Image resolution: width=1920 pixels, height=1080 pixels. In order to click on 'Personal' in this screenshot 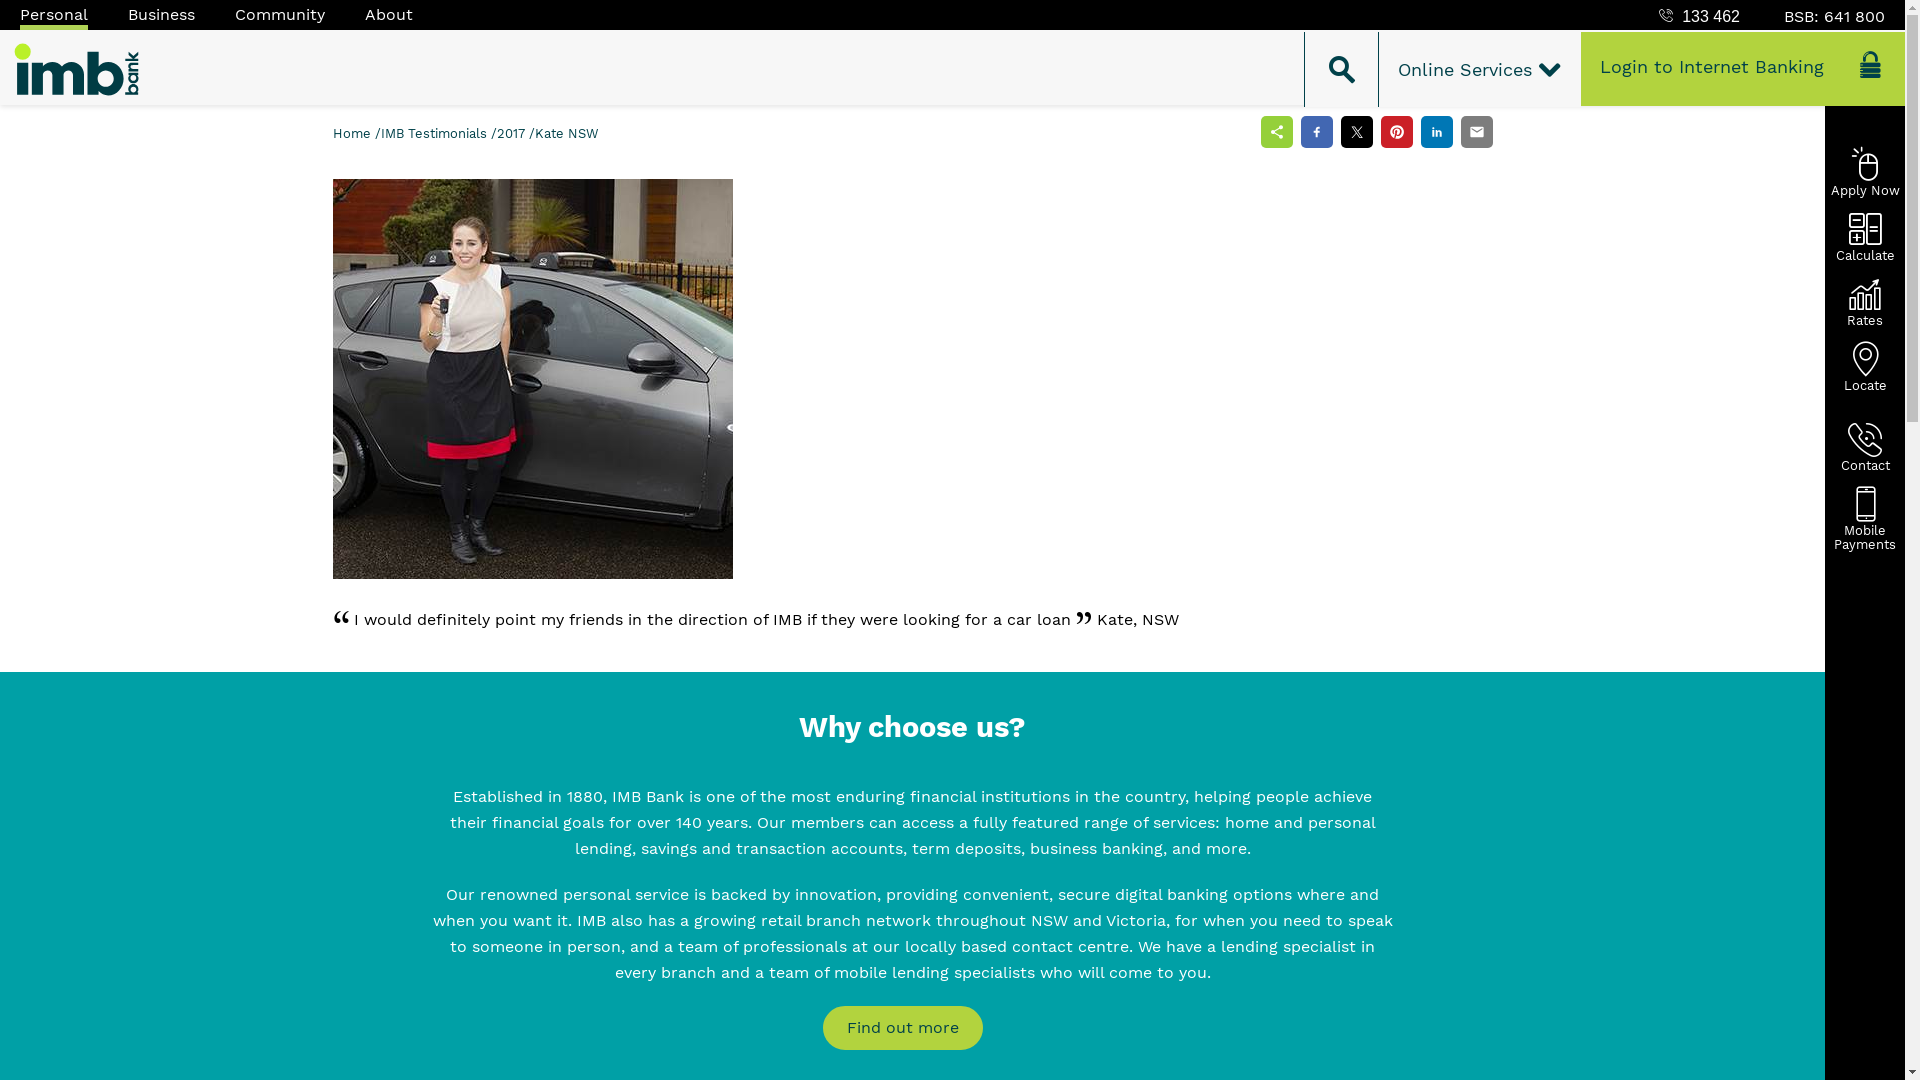, I will do `click(53, 14)`.